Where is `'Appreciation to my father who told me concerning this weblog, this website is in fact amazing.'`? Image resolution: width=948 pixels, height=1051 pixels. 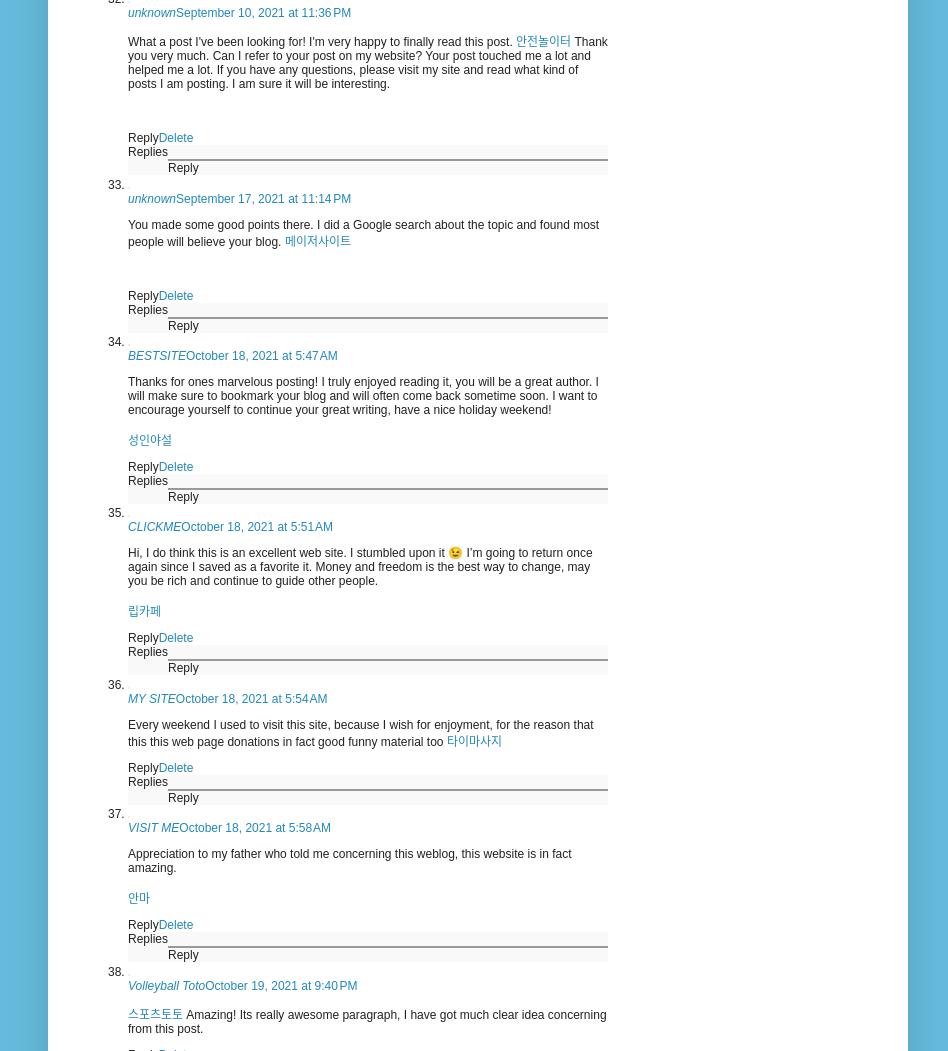 'Appreciation to my father who told me concerning this weblog, this website is in fact amazing.' is located at coordinates (349, 859).